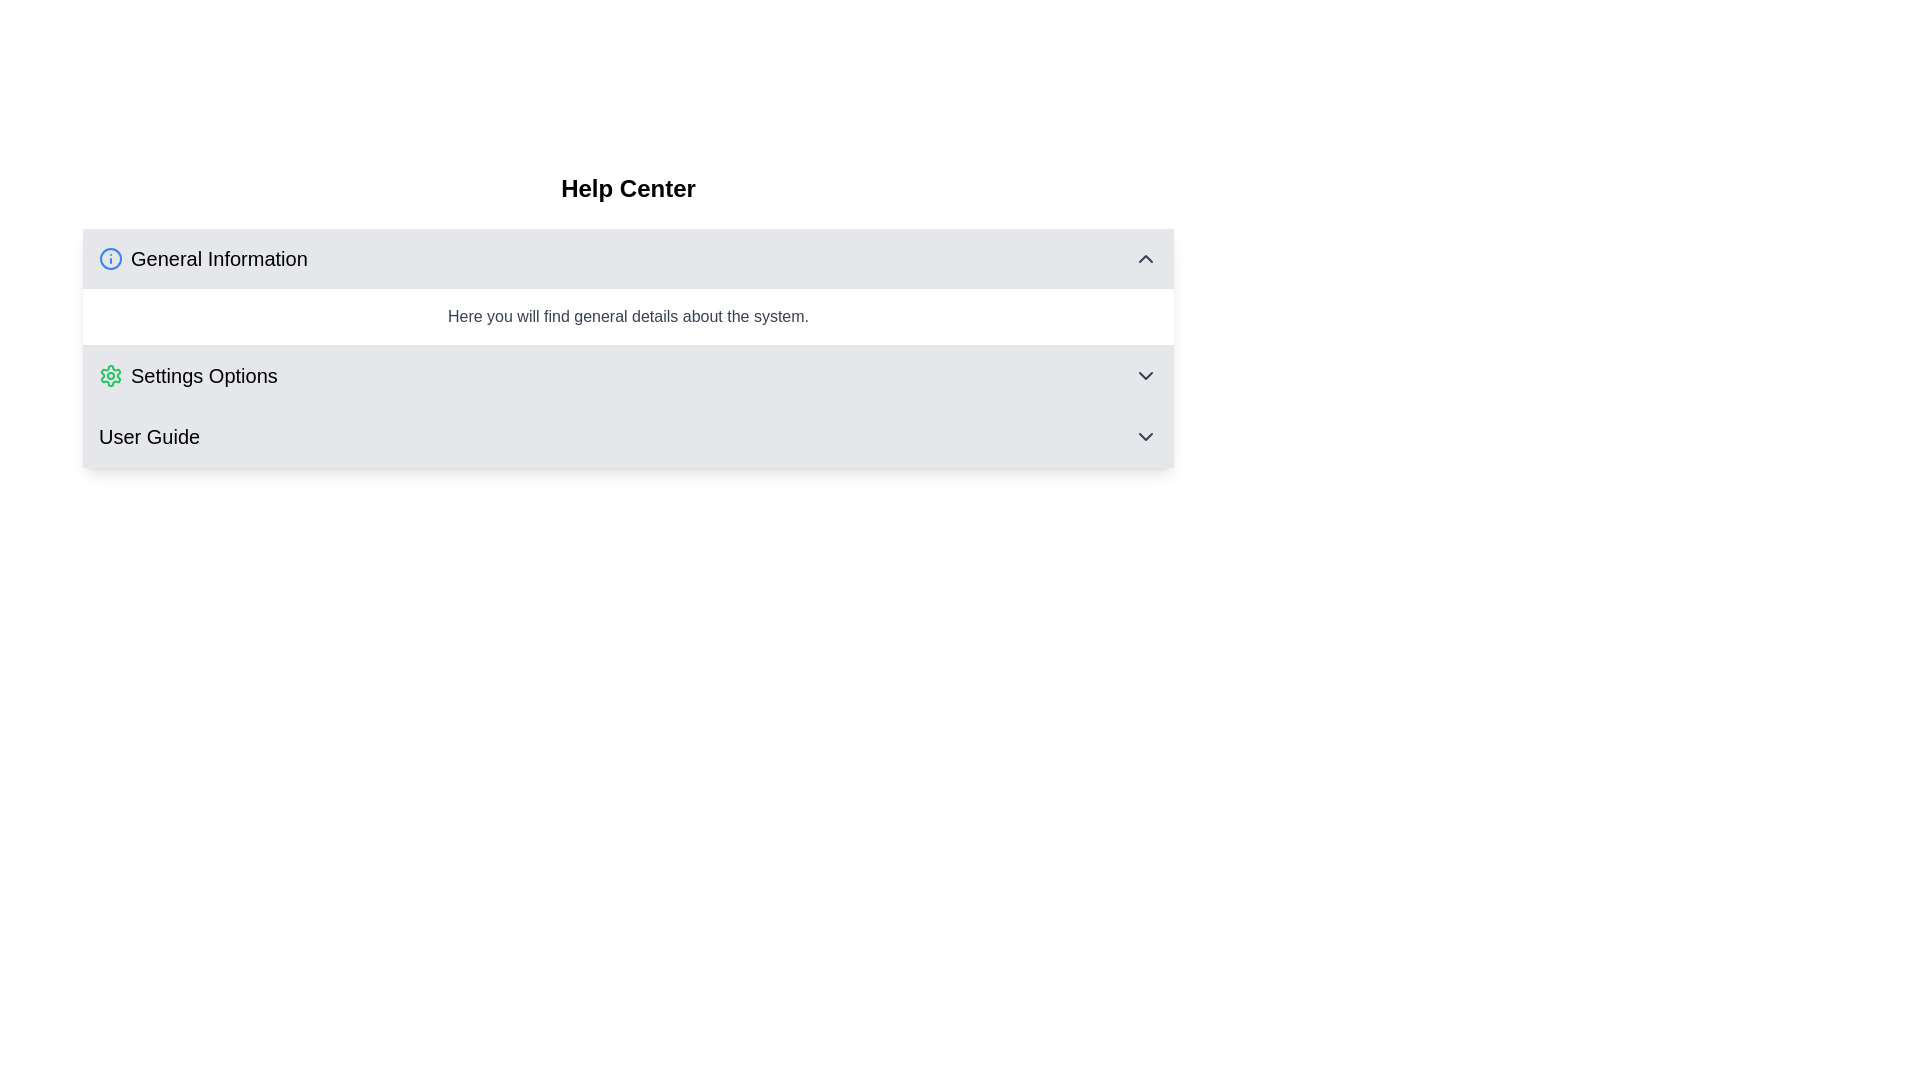 This screenshot has height=1080, width=1920. Describe the element at coordinates (109, 257) in the screenshot. I see `the informational icon located to the left of the 'General Information' text in the Help Center section` at that location.